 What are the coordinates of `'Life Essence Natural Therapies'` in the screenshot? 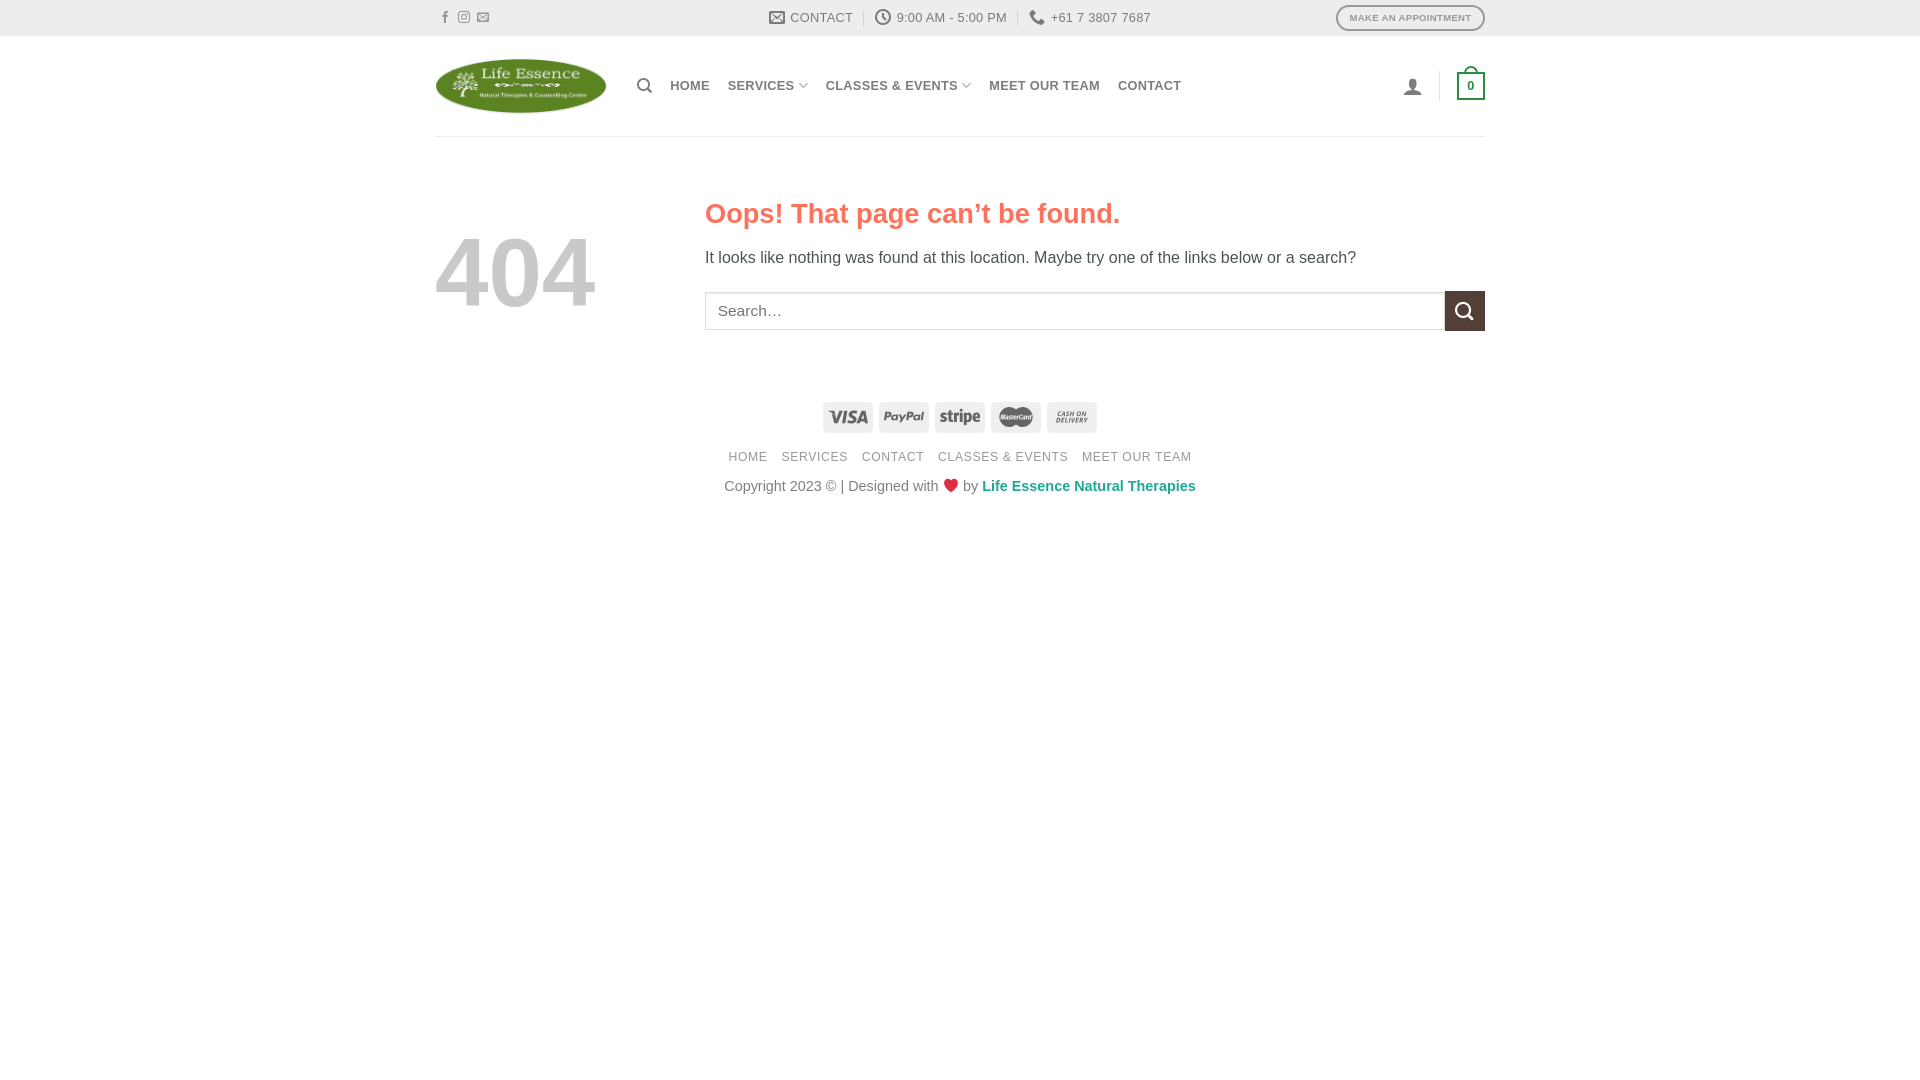 It's located at (982, 486).